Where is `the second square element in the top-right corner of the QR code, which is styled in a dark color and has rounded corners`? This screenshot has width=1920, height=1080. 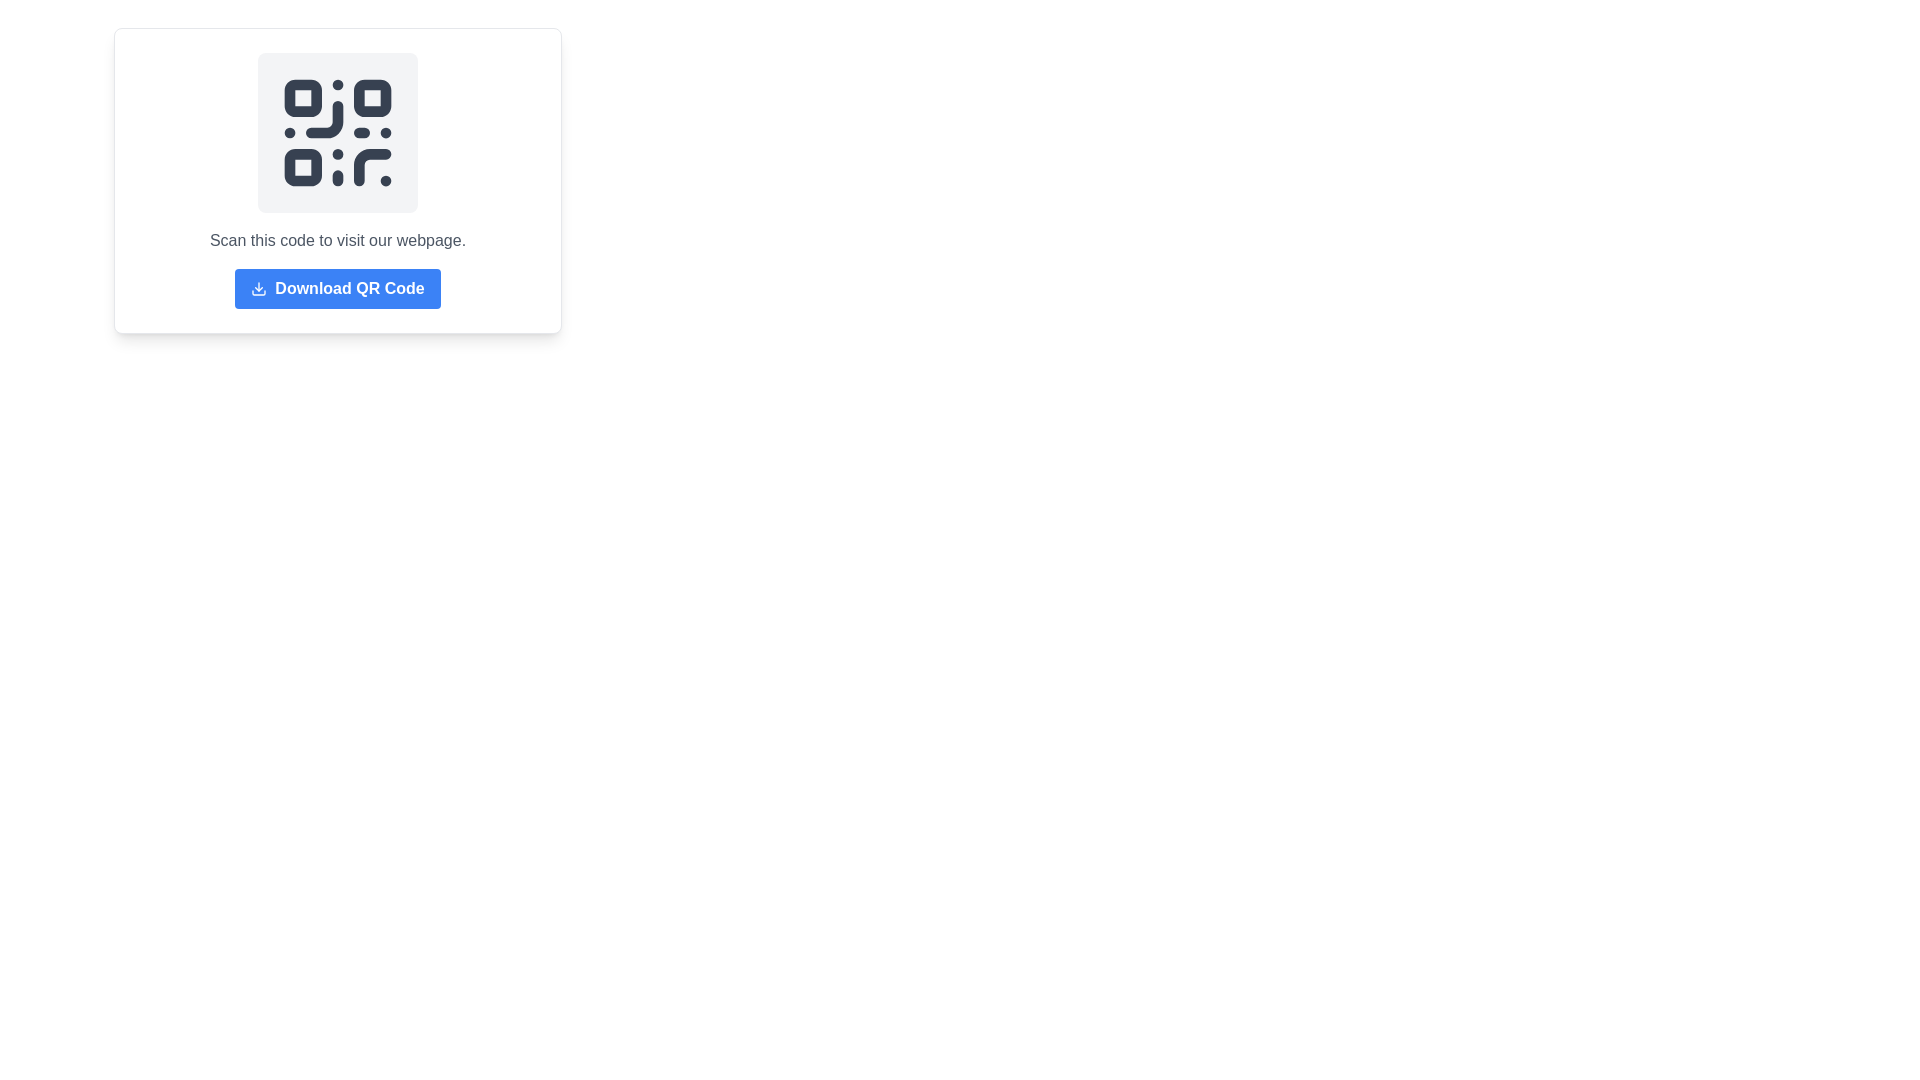 the second square element in the top-right corner of the QR code, which is styled in a dark color and has rounded corners is located at coordinates (372, 98).